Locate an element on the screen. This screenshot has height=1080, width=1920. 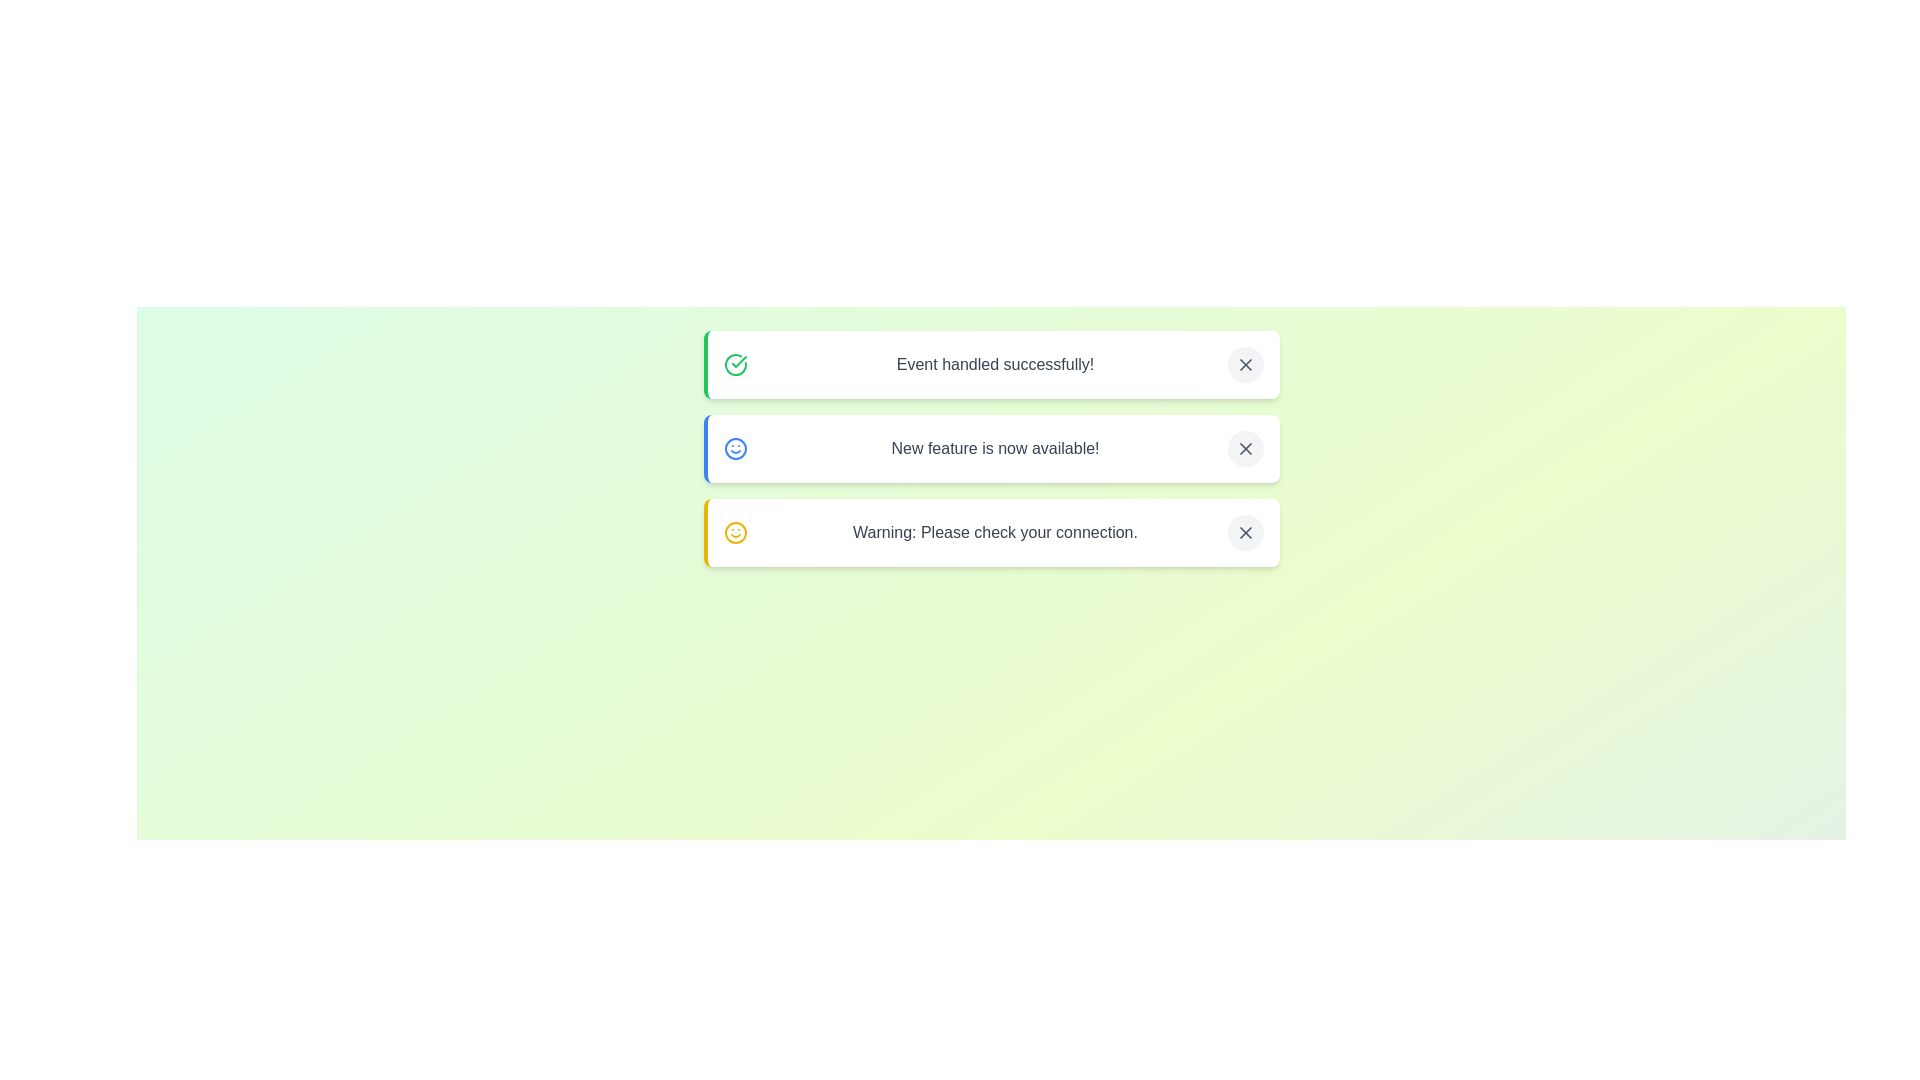
the close button in the top-right corner of the second notification card is located at coordinates (1244, 447).